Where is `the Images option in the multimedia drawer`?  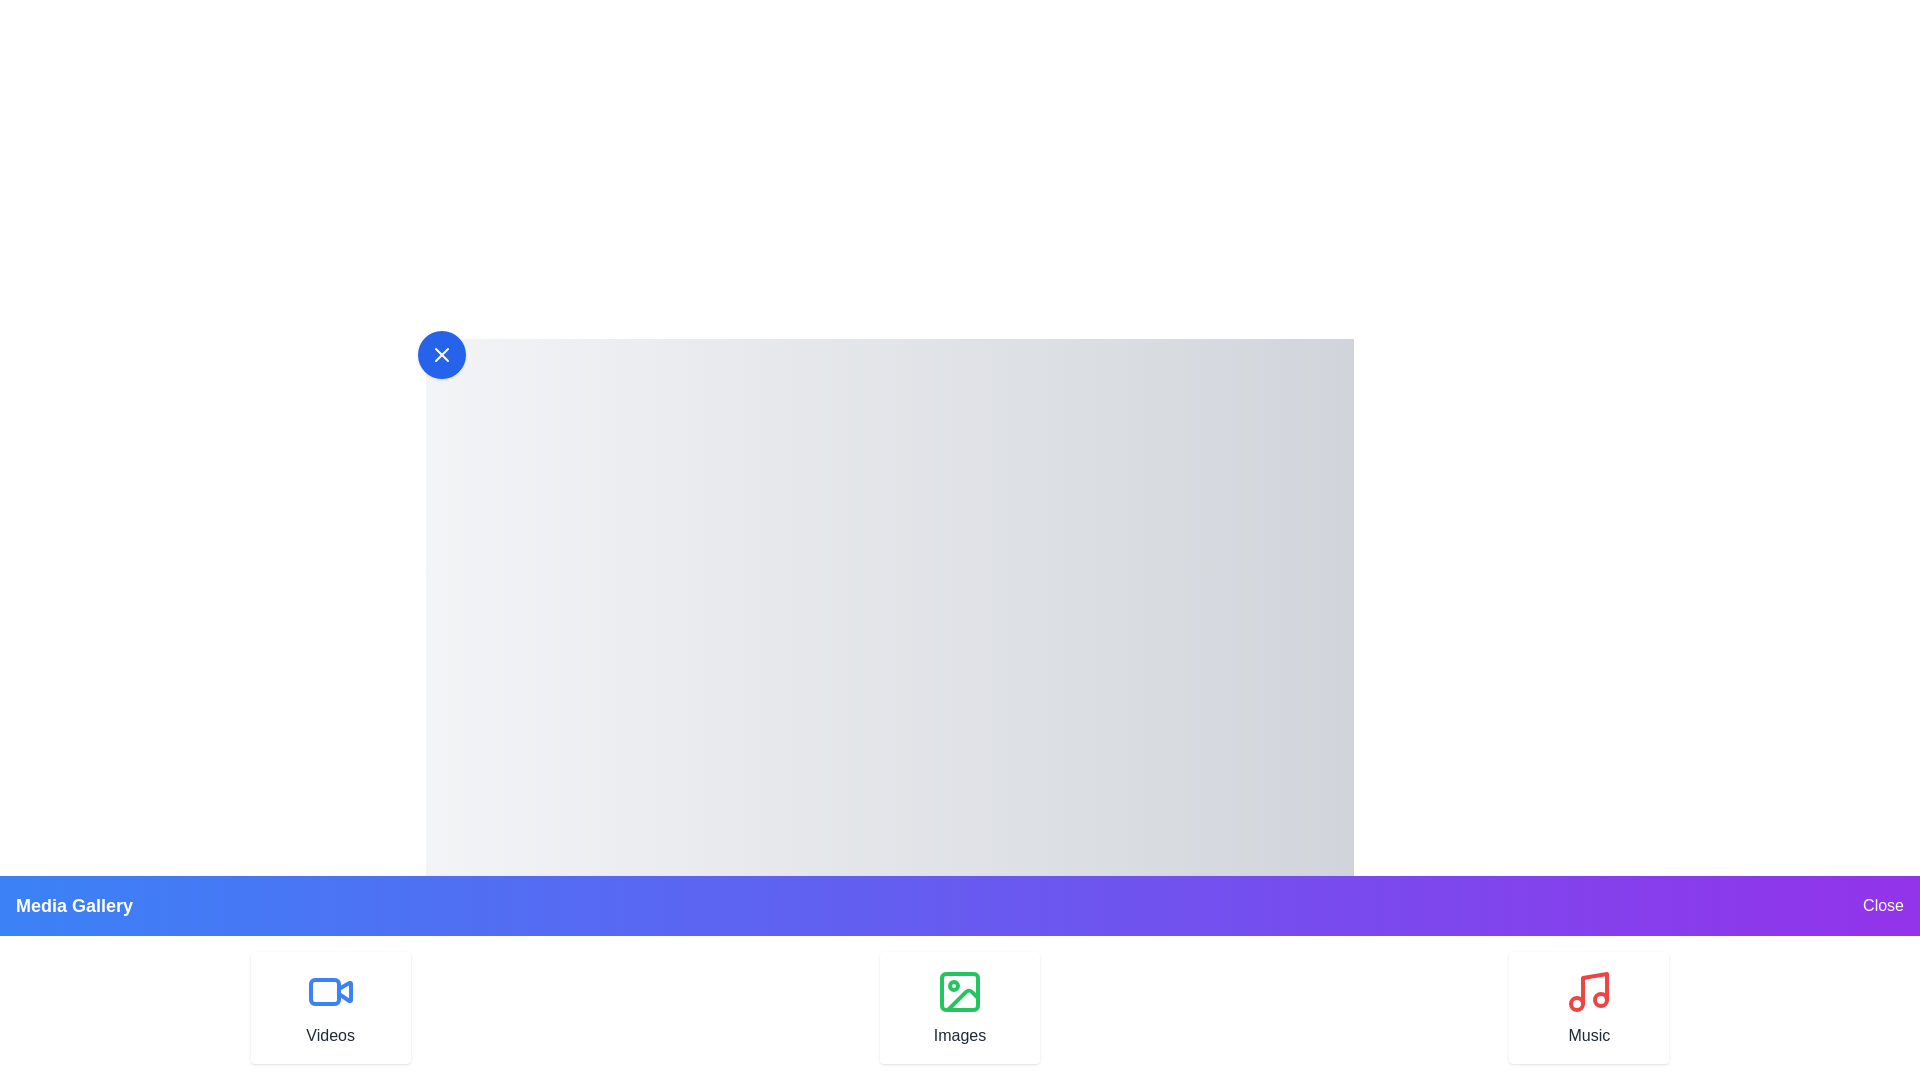 the Images option in the multimedia drawer is located at coordinates (960, 1007).